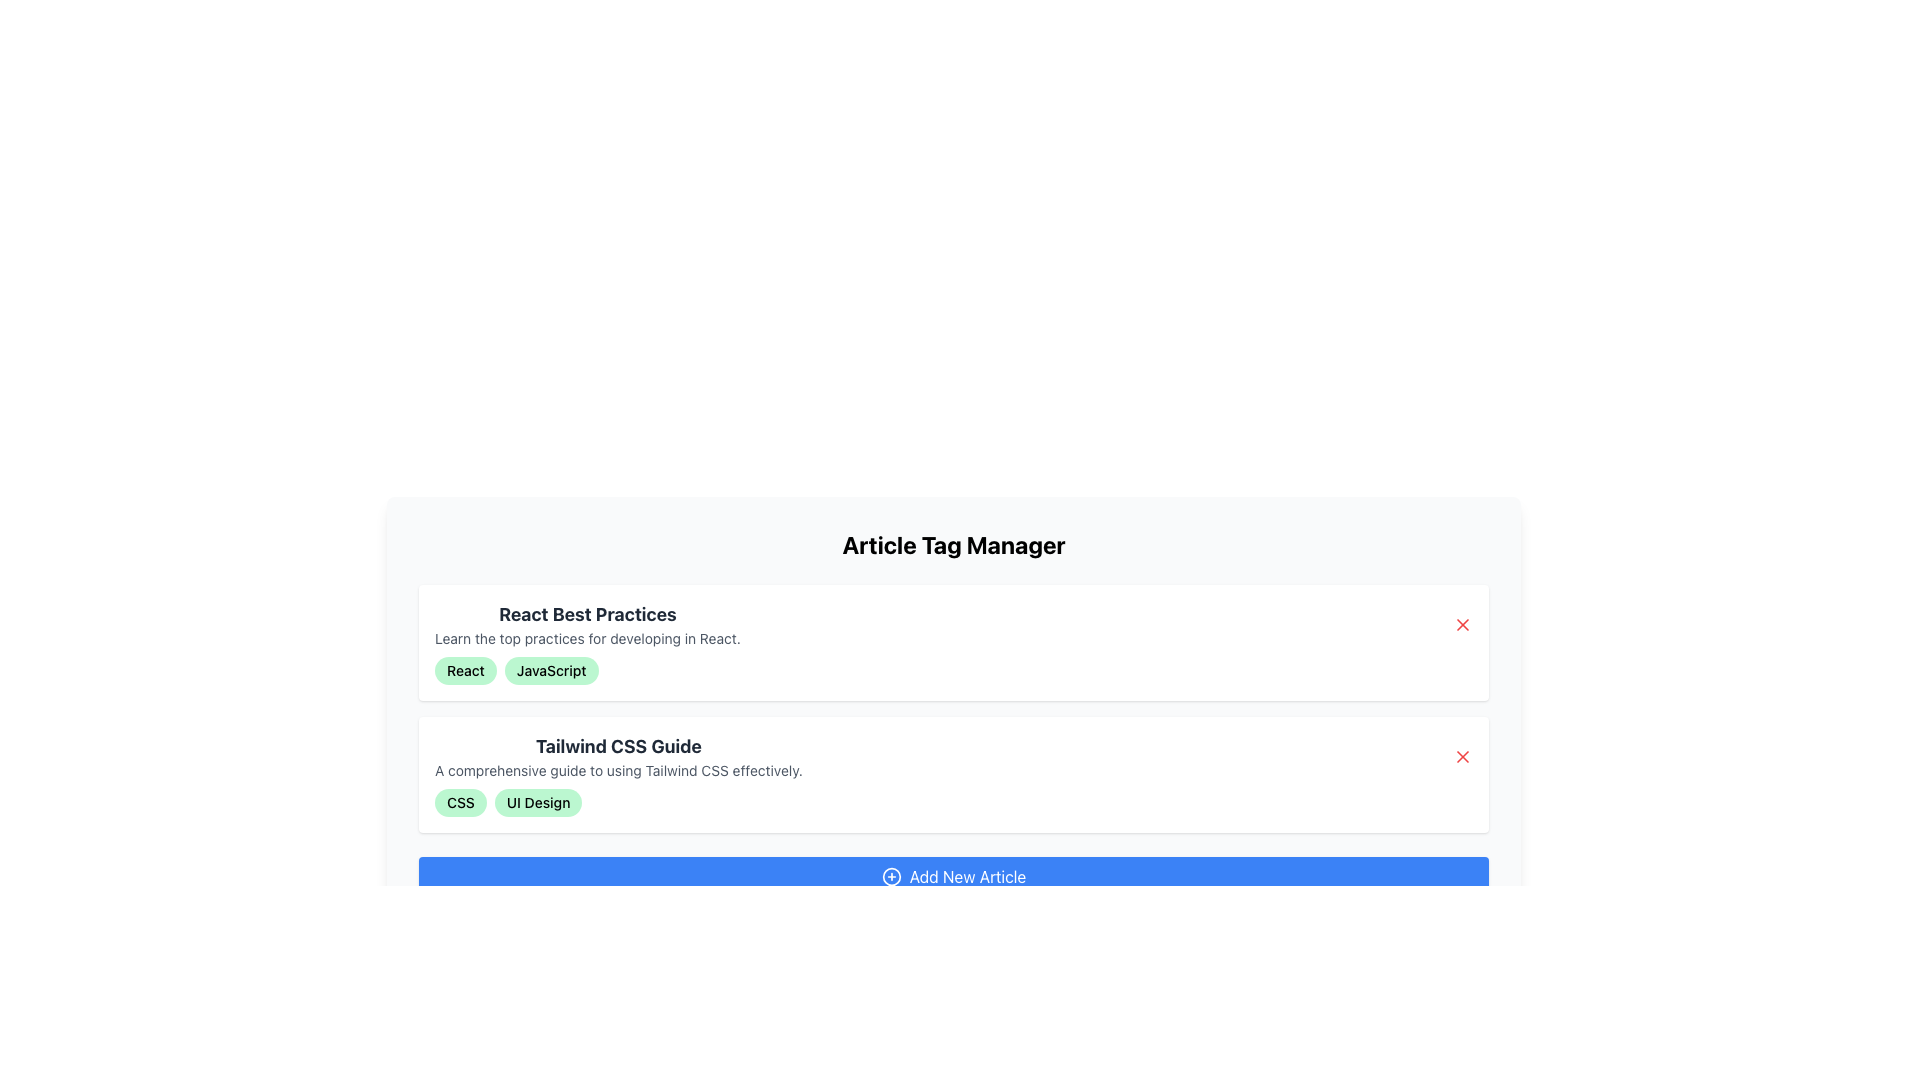  Describe the element at coordinates (1463, 756) in the screenshot. I see `the red 'X' icon` at that location.